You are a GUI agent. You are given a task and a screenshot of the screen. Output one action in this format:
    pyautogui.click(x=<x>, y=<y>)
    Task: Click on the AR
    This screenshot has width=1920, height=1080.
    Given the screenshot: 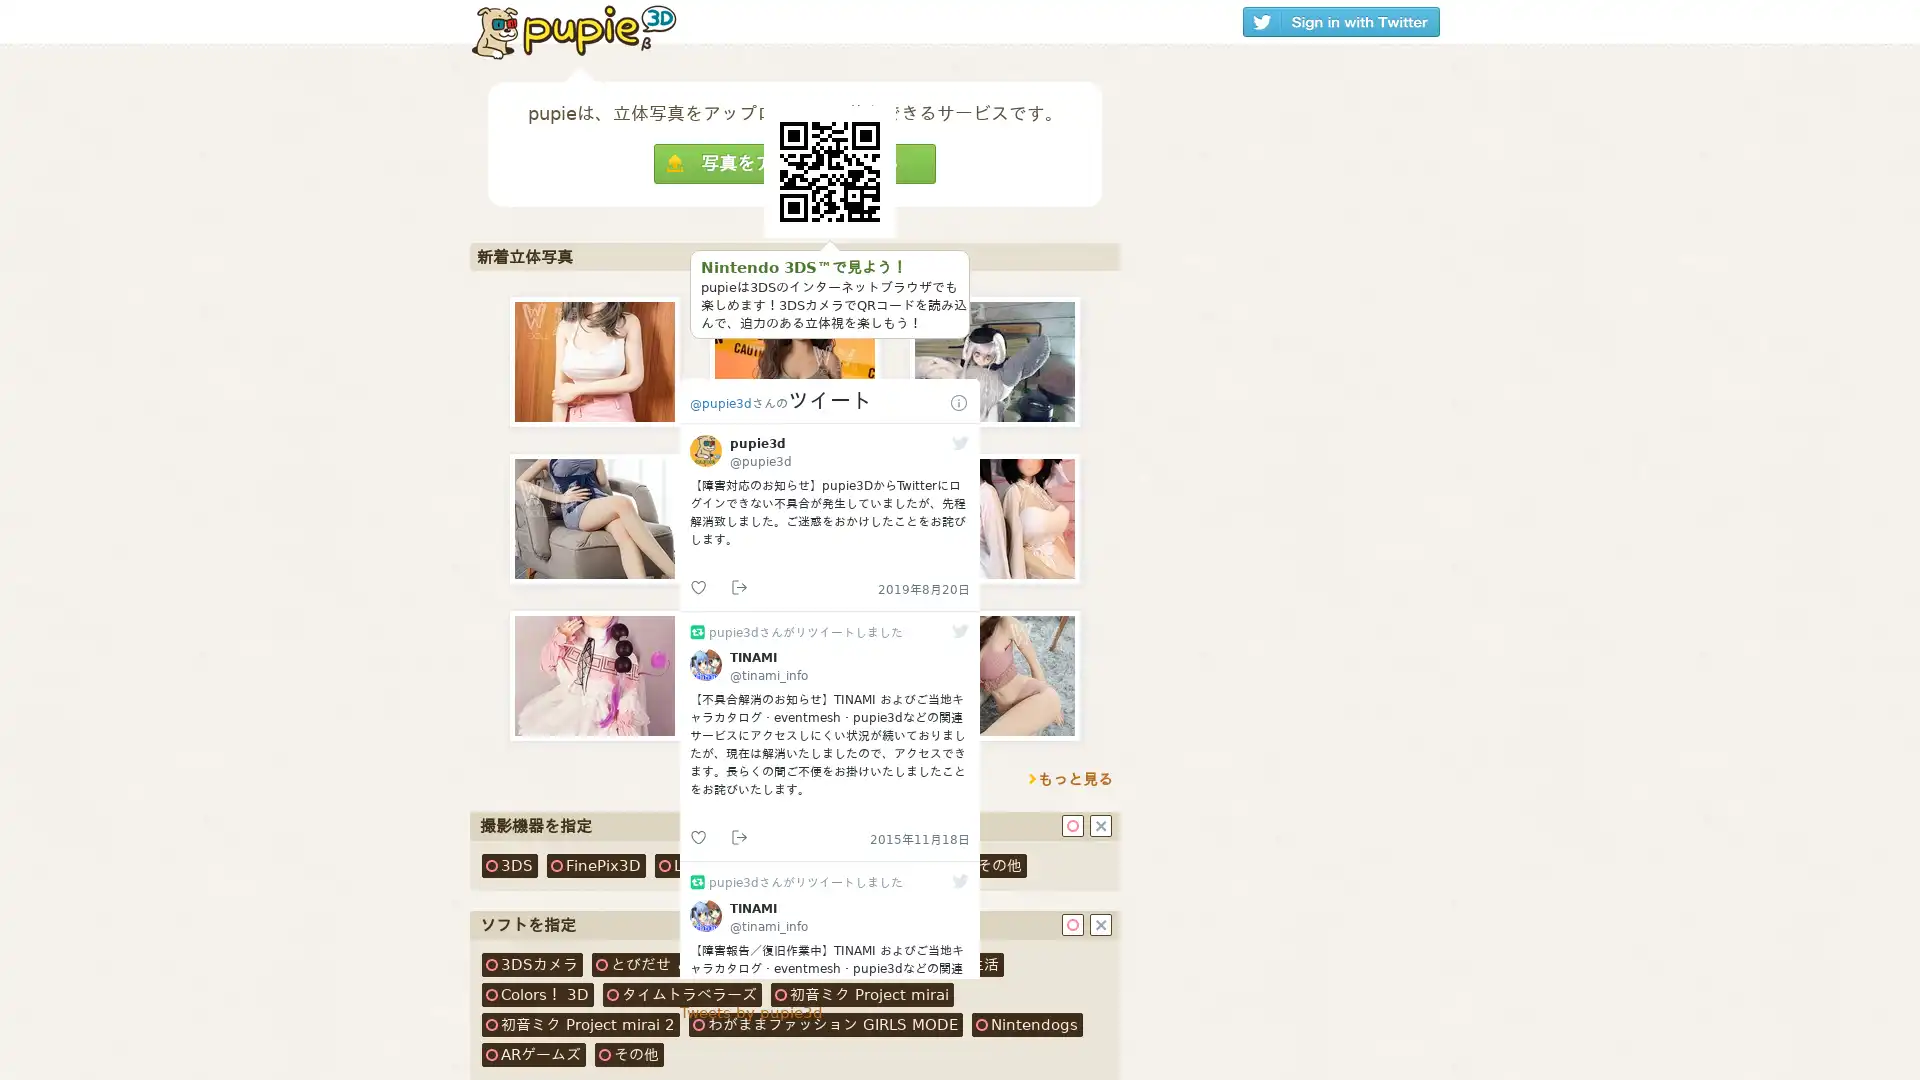 What is the action you would take?
    pyautogui.click(x=533, y=1054)
    